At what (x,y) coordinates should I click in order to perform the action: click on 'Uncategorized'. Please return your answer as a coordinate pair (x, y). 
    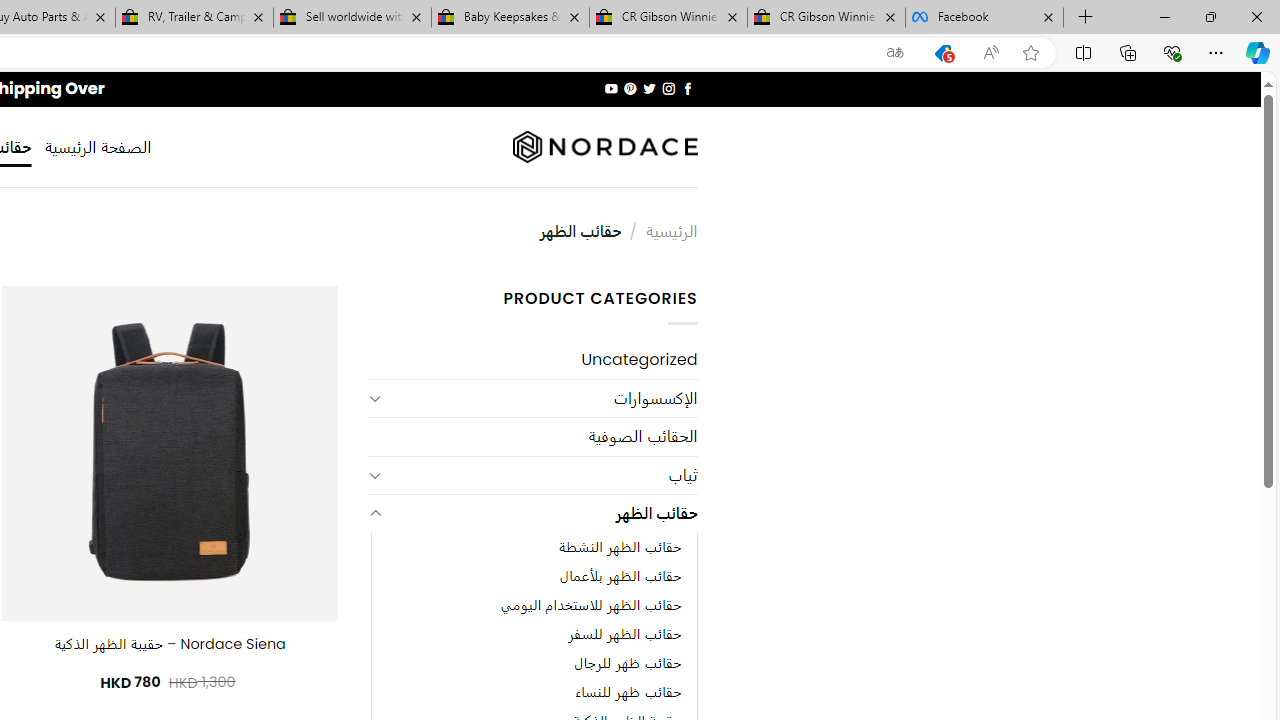
    Looking at the image, I should click on (532, 360).